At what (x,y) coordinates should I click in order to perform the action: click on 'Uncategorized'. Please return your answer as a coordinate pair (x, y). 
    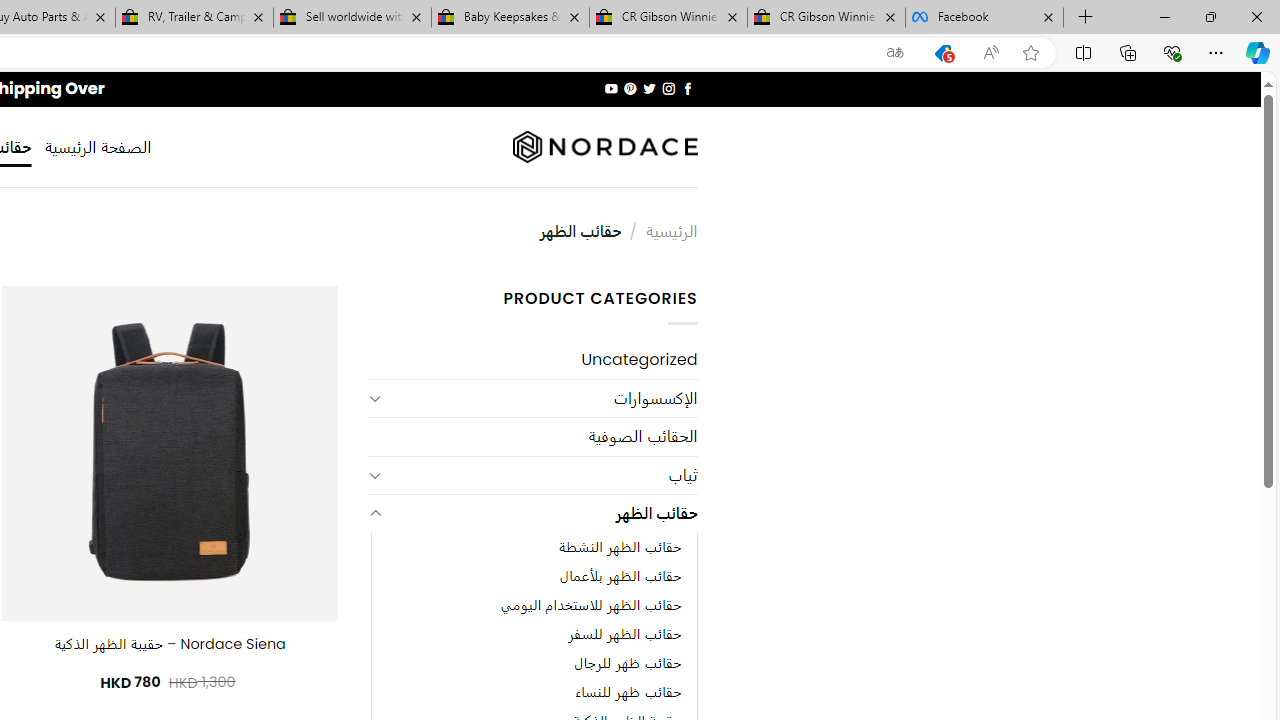
    Looking at the image, I should click on (532, 360).